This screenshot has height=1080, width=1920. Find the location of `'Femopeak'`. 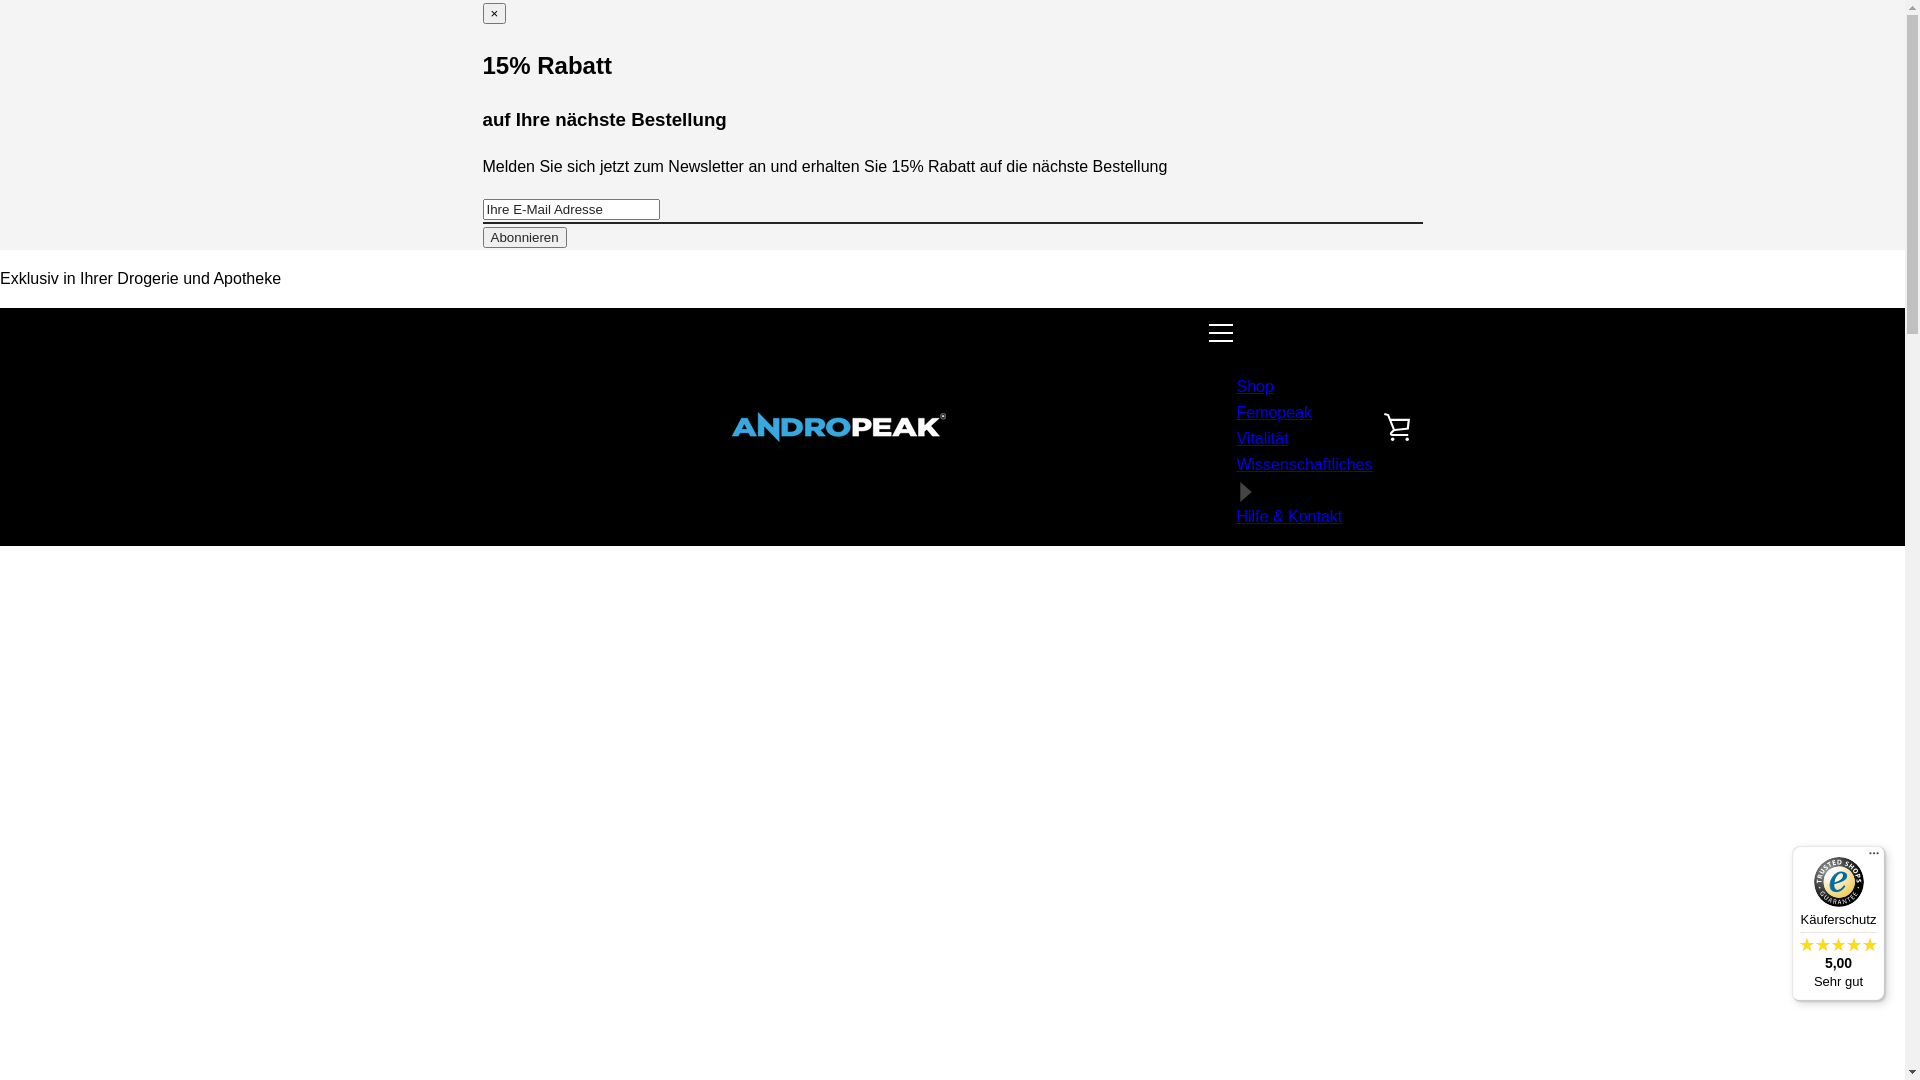

'Femopeak' is located at coordinates (1272, 411).